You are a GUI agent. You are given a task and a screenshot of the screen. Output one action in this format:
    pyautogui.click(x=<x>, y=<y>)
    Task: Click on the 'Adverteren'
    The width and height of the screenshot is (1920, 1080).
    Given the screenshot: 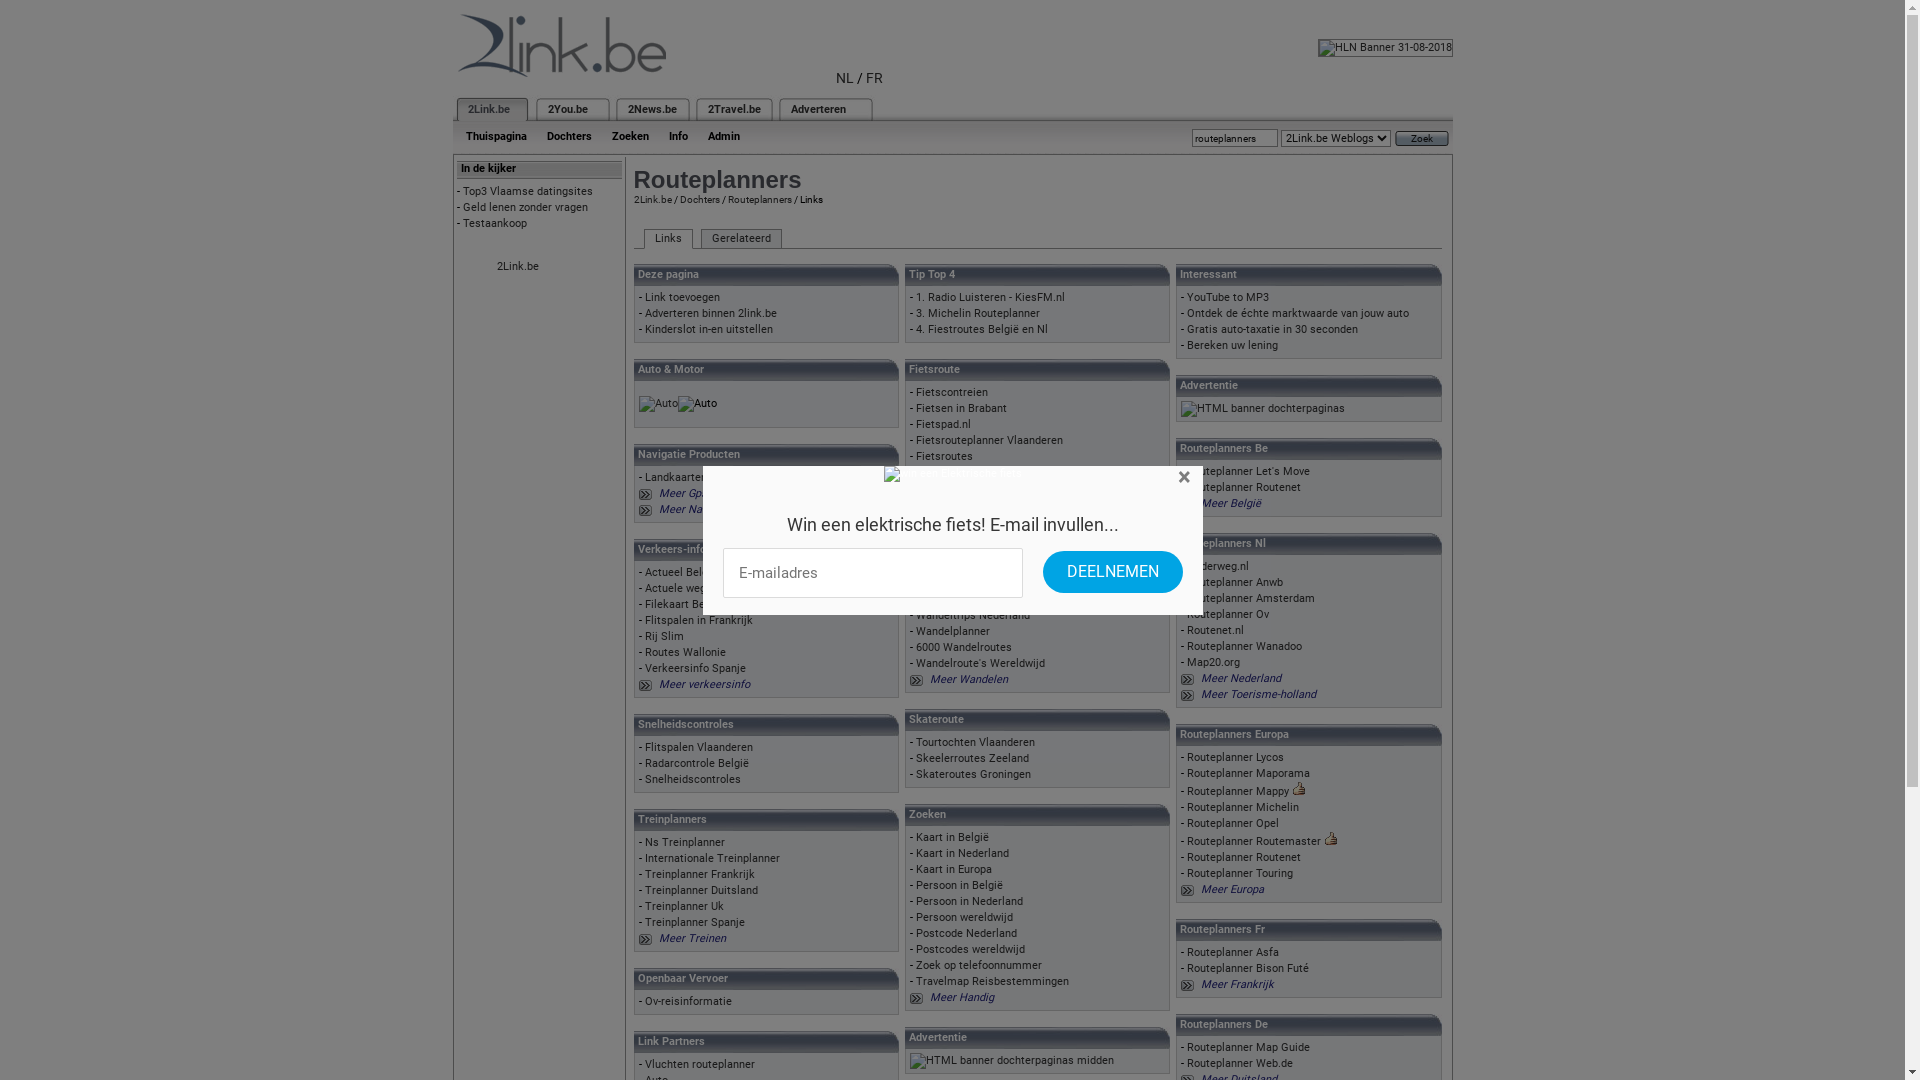 What is the action you would take?
    pyautogui.click(x=817, y=109)
    